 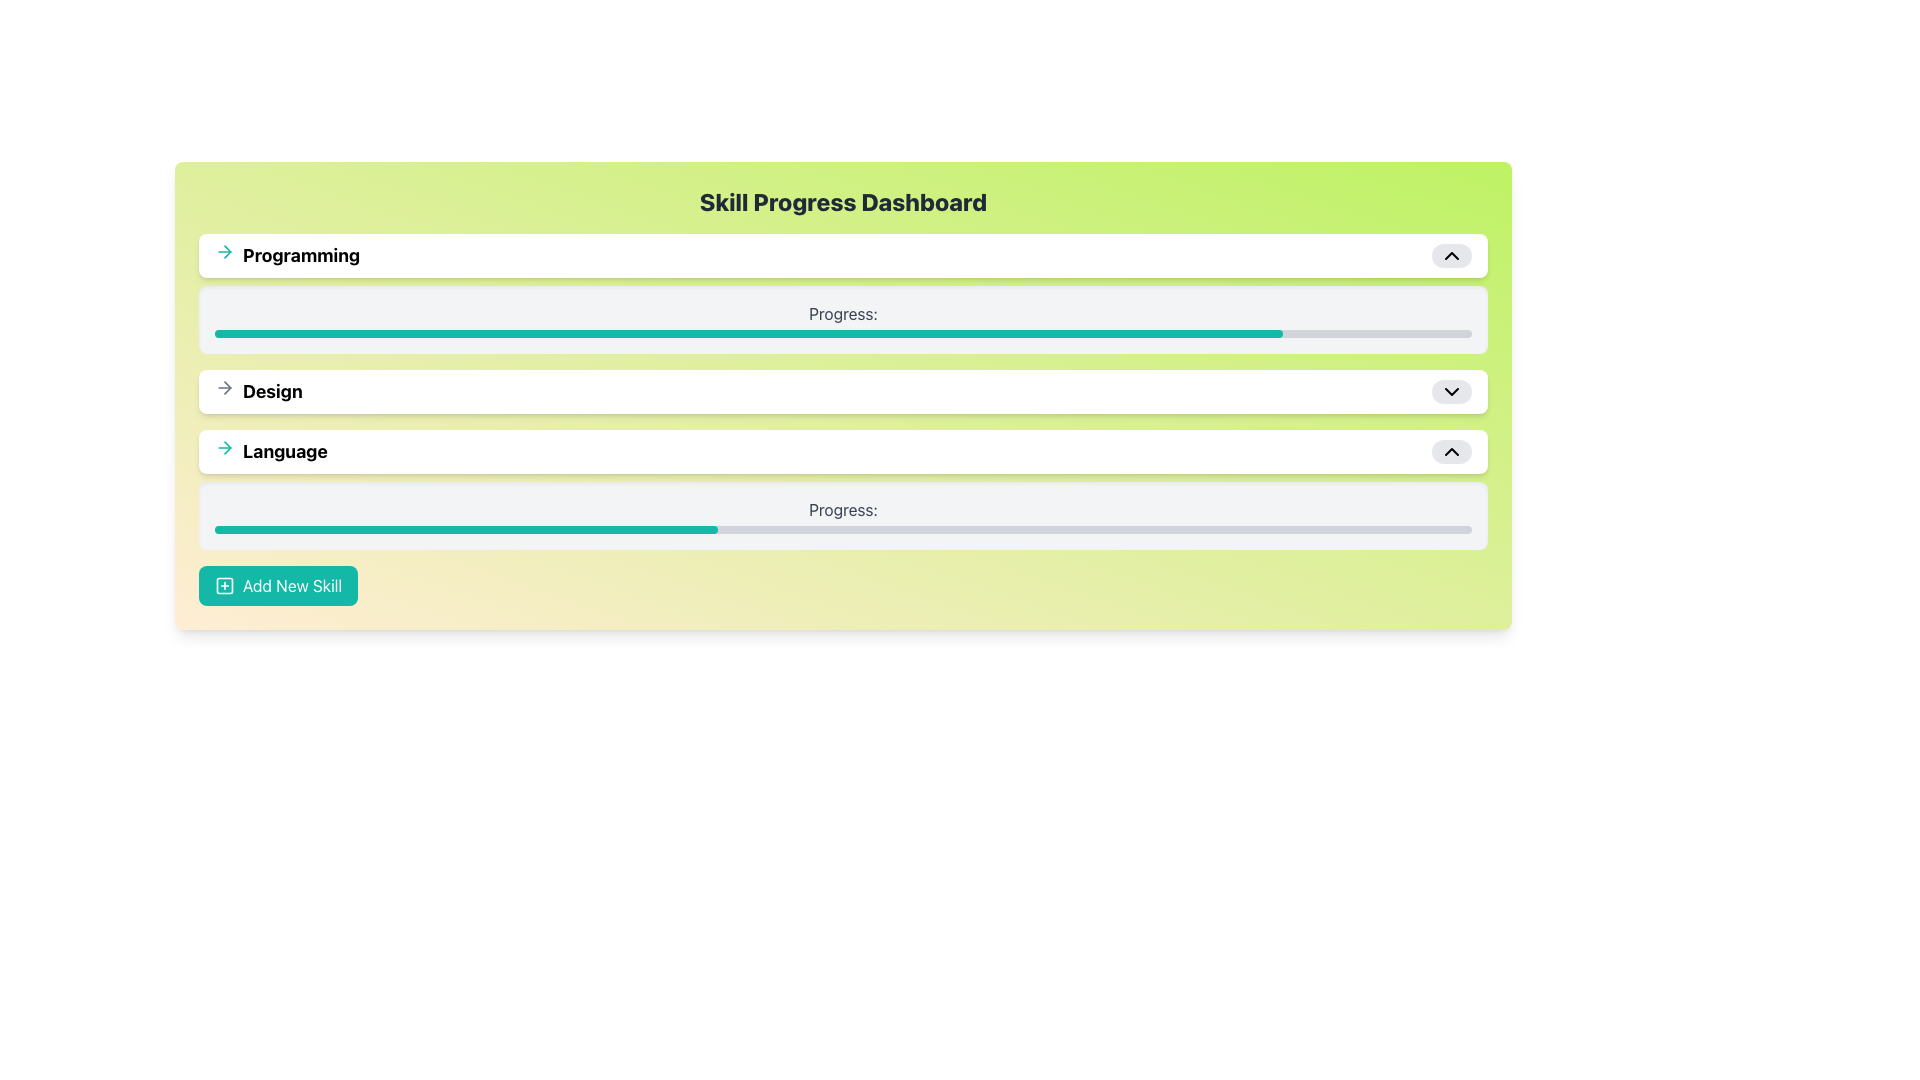 What do you see at coordinates (1451, 451) in the screenshot?
I see `the button that collapses or hides the content of the 'Language' section in the 'Skill Progress Dashboard'` at bounding box center [1451, 451].